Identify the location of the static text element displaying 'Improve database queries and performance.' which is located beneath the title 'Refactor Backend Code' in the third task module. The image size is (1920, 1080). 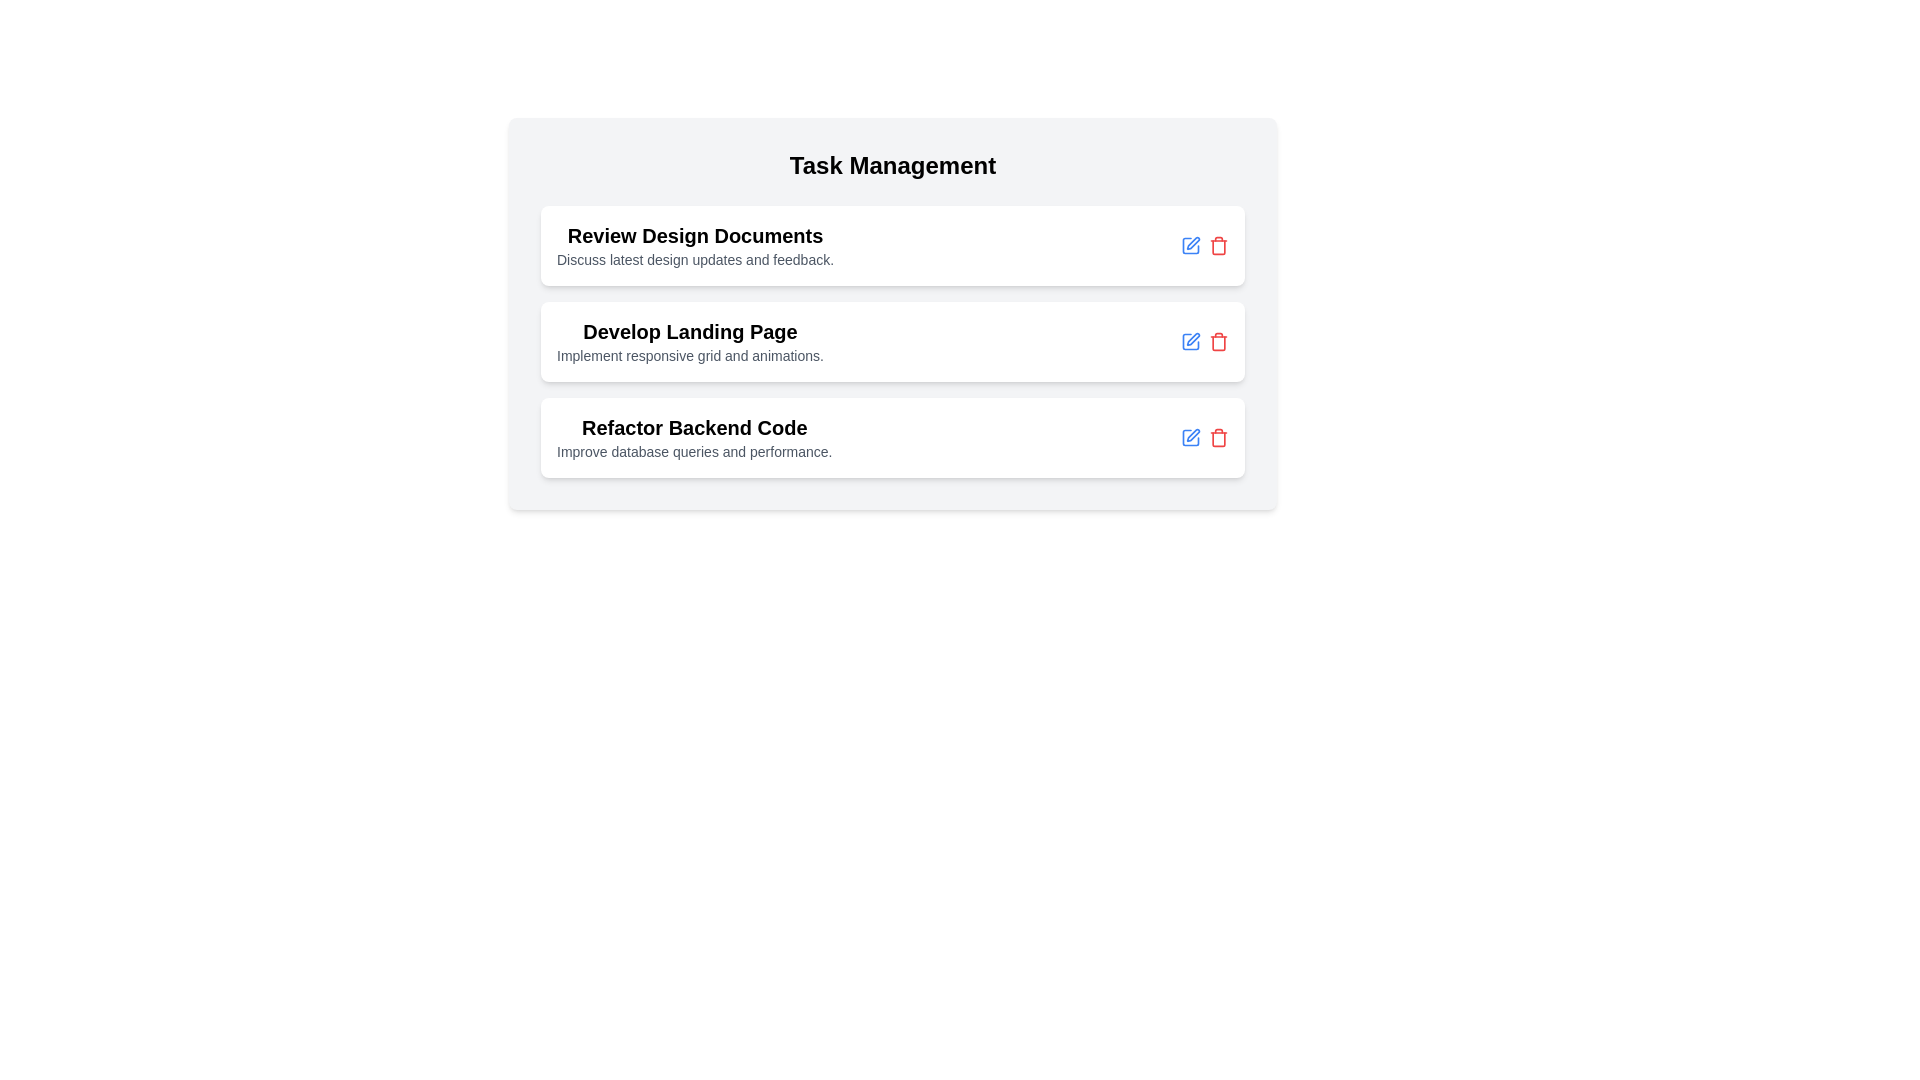
(694, 451).